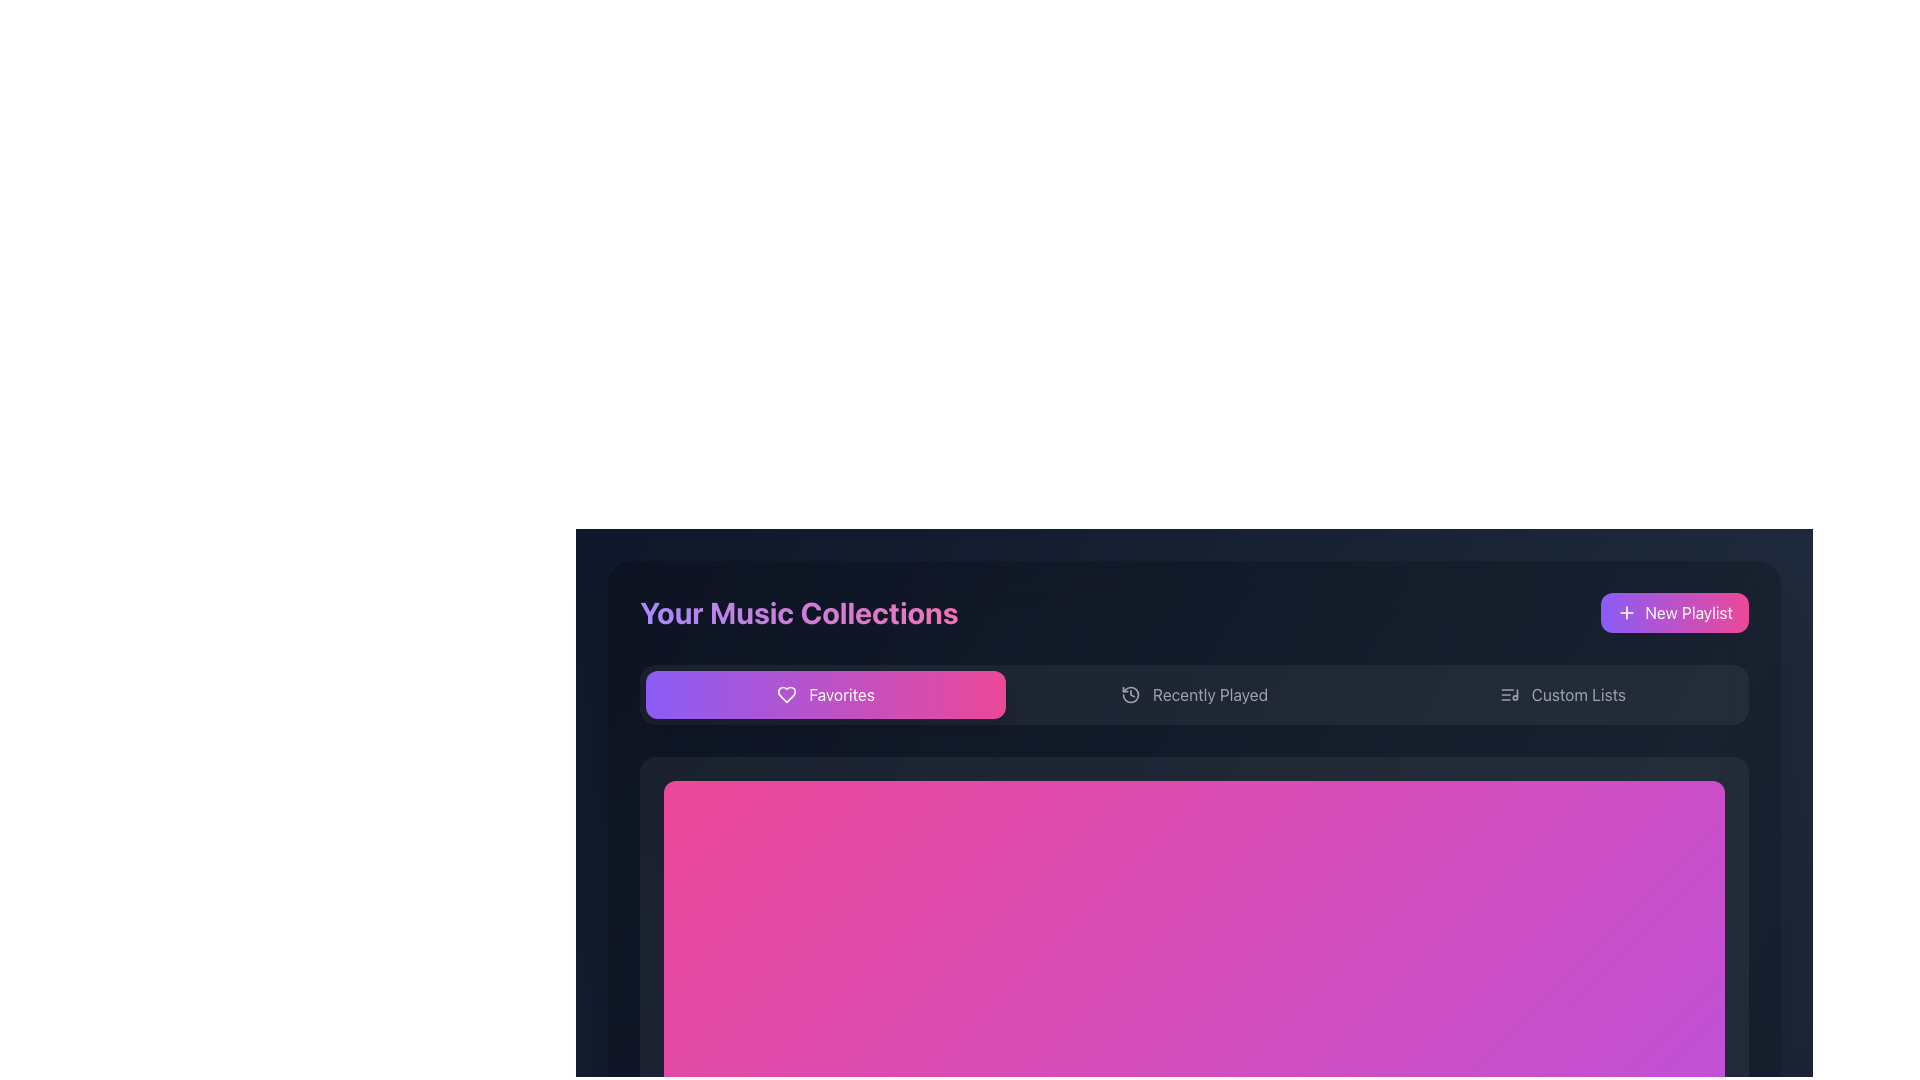 The width and height of the screenshot is (1920, 1080). What do you see at coordinates (826, 693) in the screenshot?
I see `the 'Favorites' button, which is a rectangular button with a gradient background from violet to pink, featuring a heart icon and white text` at bounding box center [826, 693].